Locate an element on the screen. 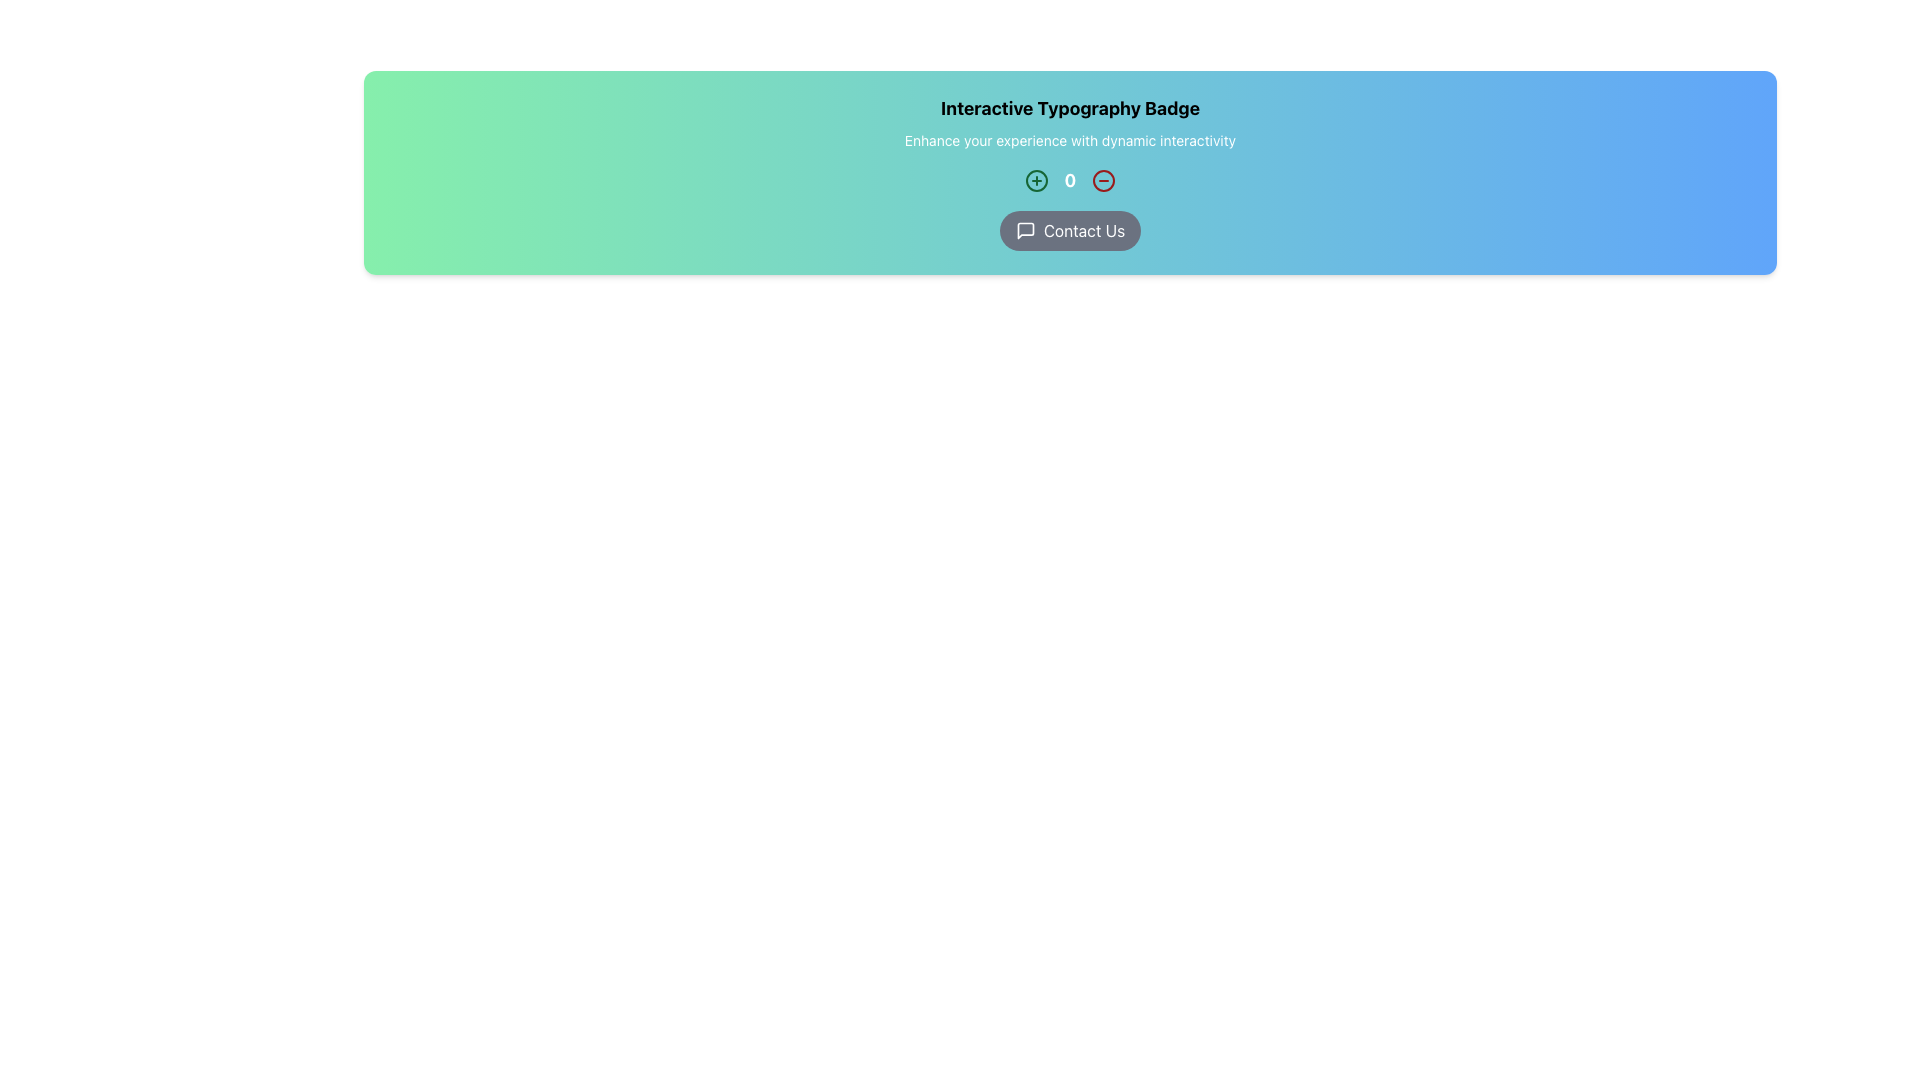  the text 'Enhance your experience with dynamic interactivity' which is displayed in white against a gradient blue-green background, located below the title 'Interactive Typography Badge' is located at coordinates (1069, 140).